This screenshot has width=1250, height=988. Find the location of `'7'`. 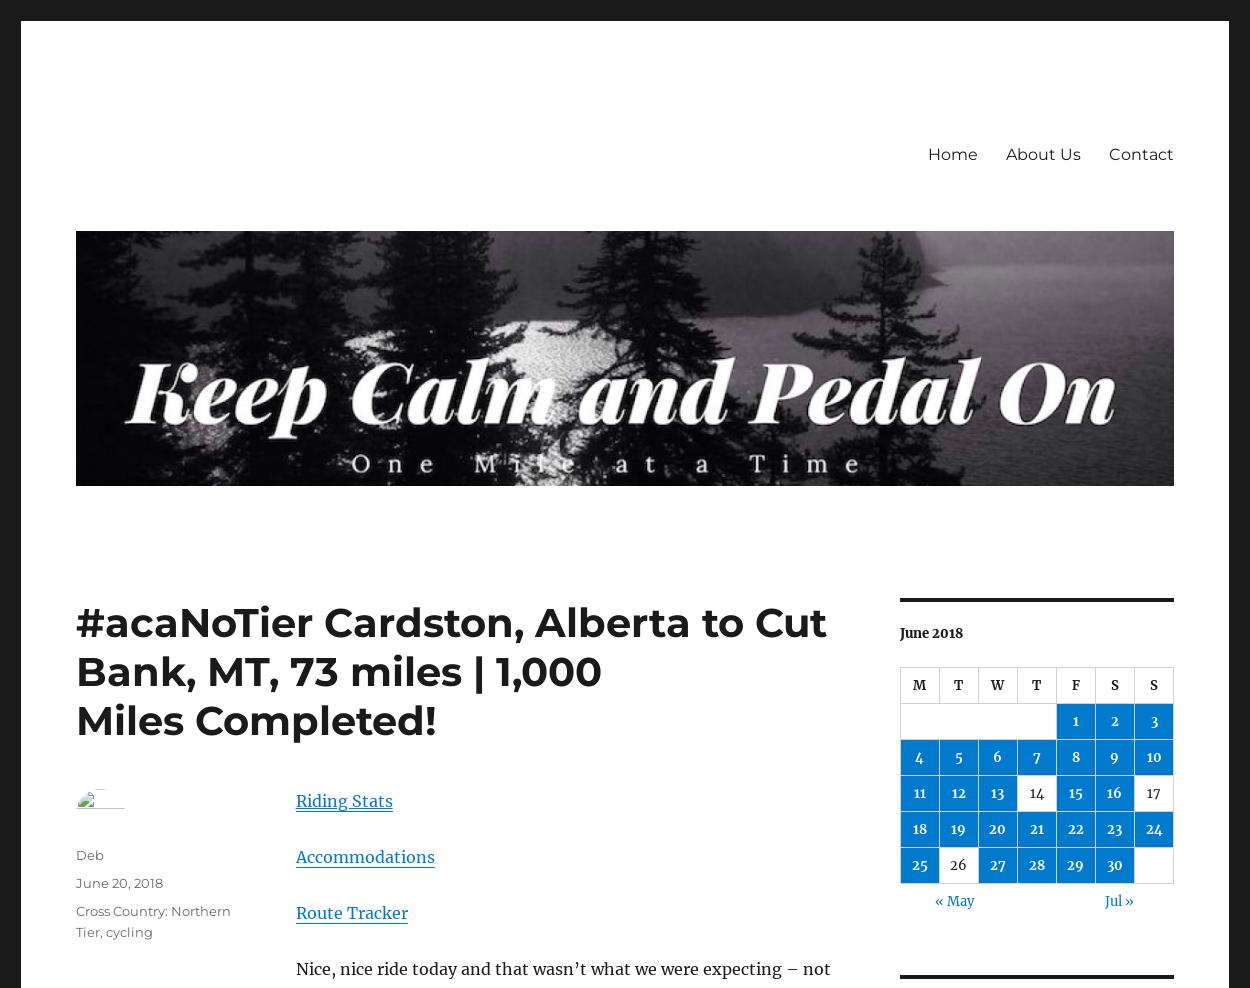

'7' is located at coordinates (1032, 756).